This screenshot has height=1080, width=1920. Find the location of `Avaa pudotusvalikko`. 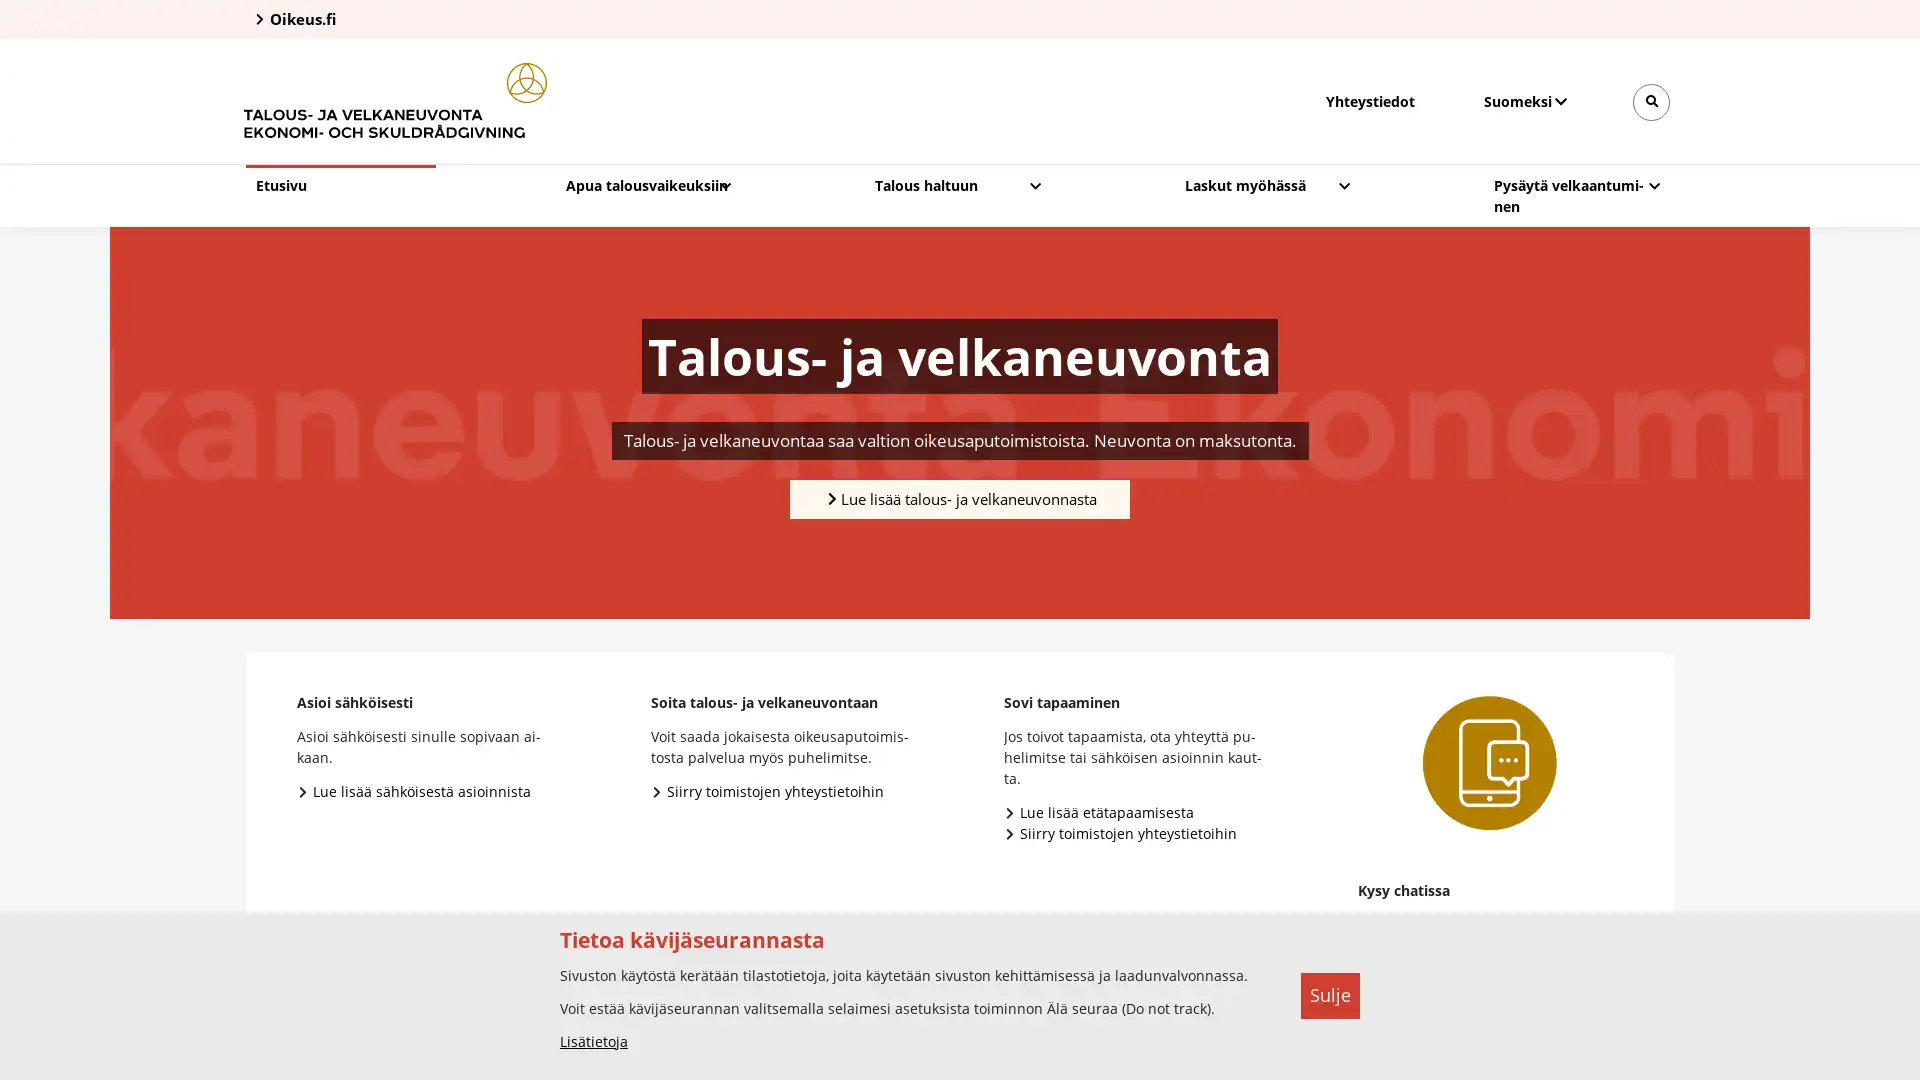

Avaa pudotusvalikko is located at coordinates (1035, 185).